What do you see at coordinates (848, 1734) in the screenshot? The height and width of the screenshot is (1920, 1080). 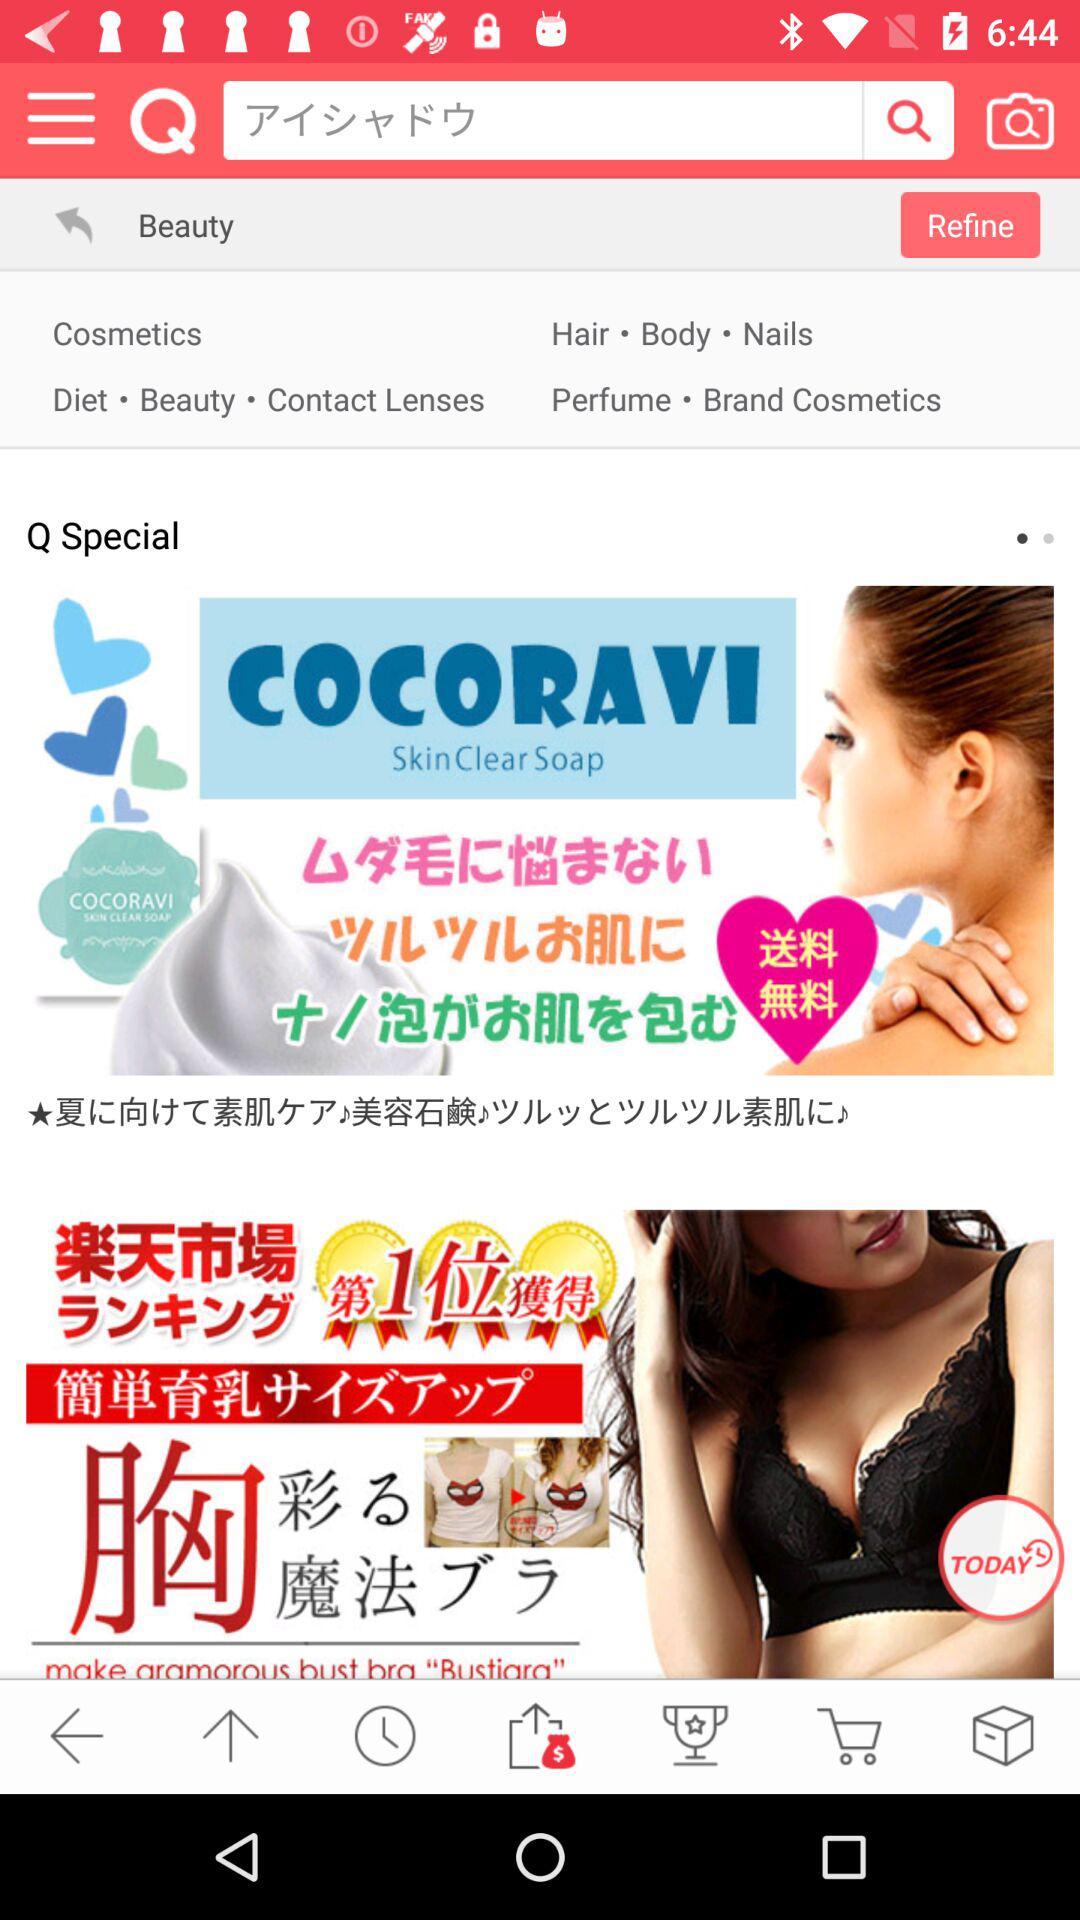 I see `cart` at bounding box center [848, 1734].